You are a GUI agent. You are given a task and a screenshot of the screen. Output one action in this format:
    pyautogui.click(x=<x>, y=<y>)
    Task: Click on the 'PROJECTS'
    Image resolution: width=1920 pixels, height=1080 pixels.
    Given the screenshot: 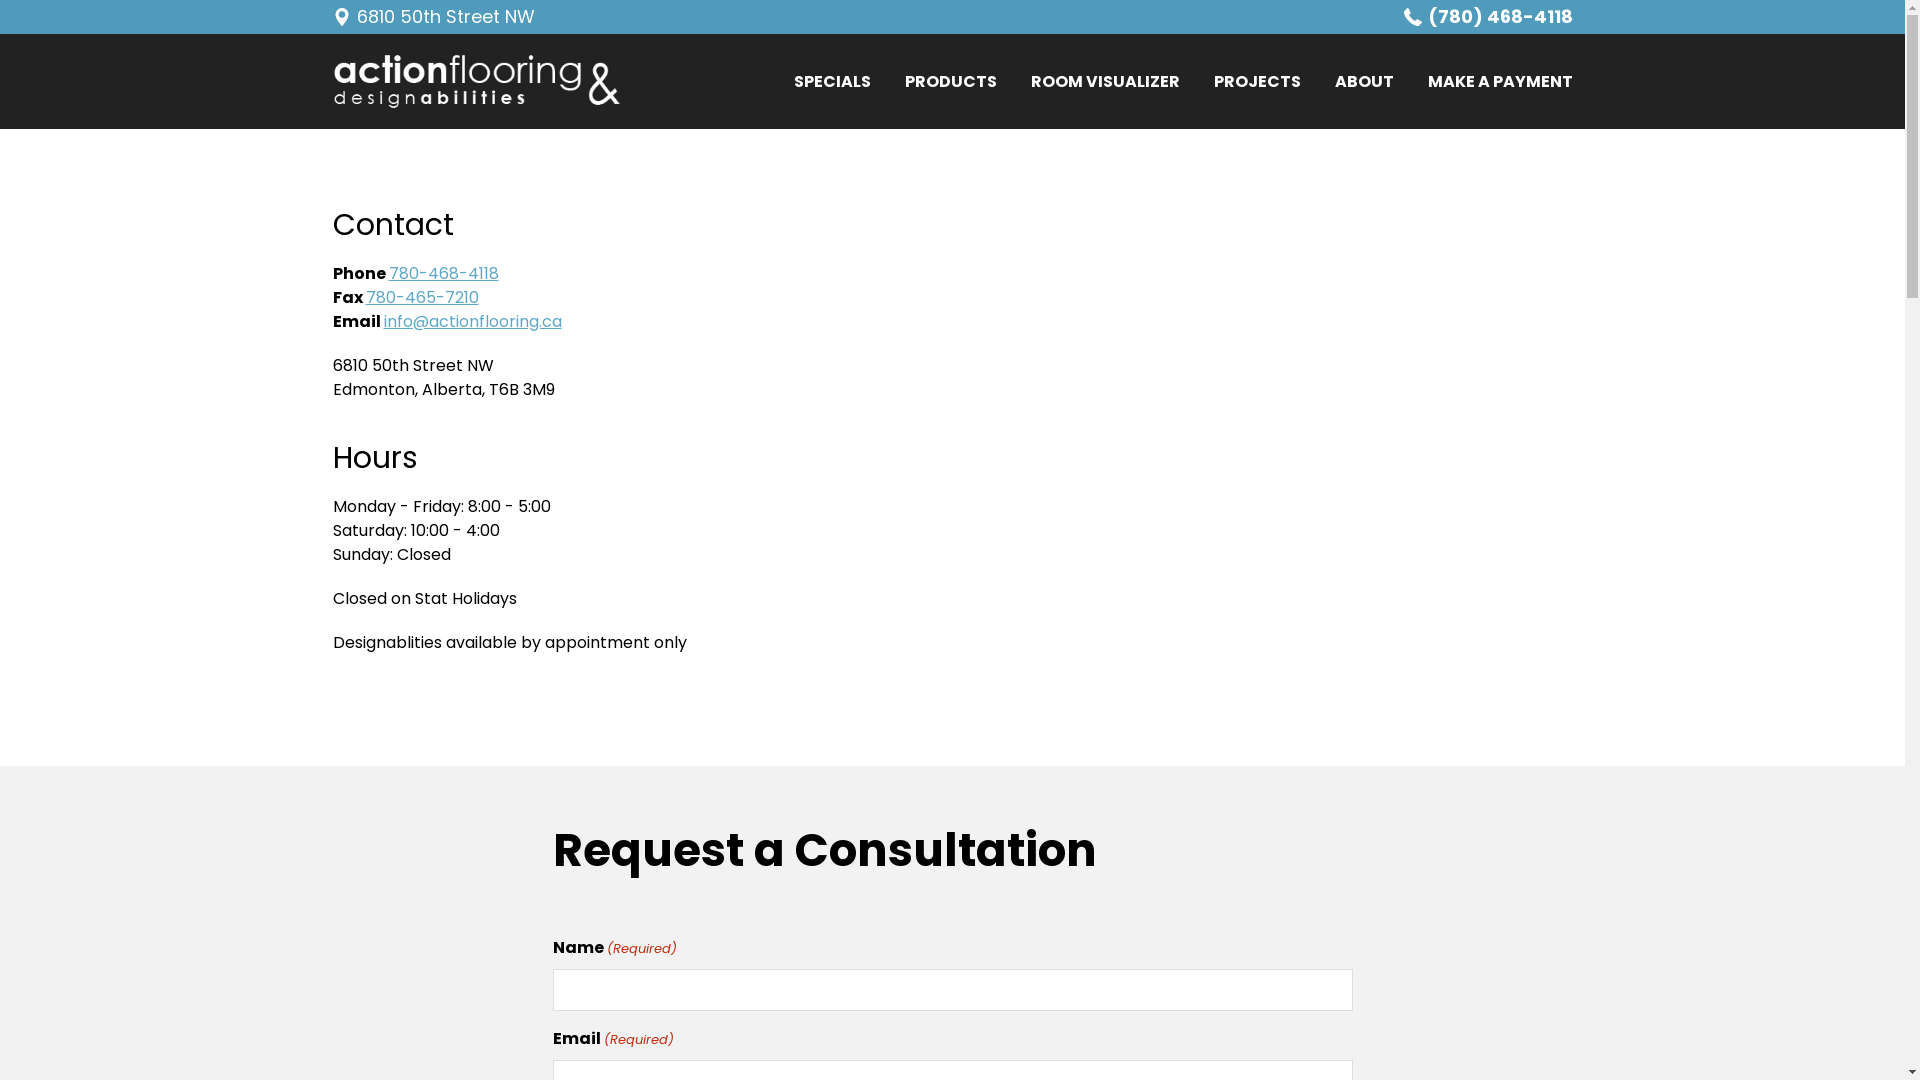 What is the action you would take?
    pyautogui.click(x=1256, y=80)
    